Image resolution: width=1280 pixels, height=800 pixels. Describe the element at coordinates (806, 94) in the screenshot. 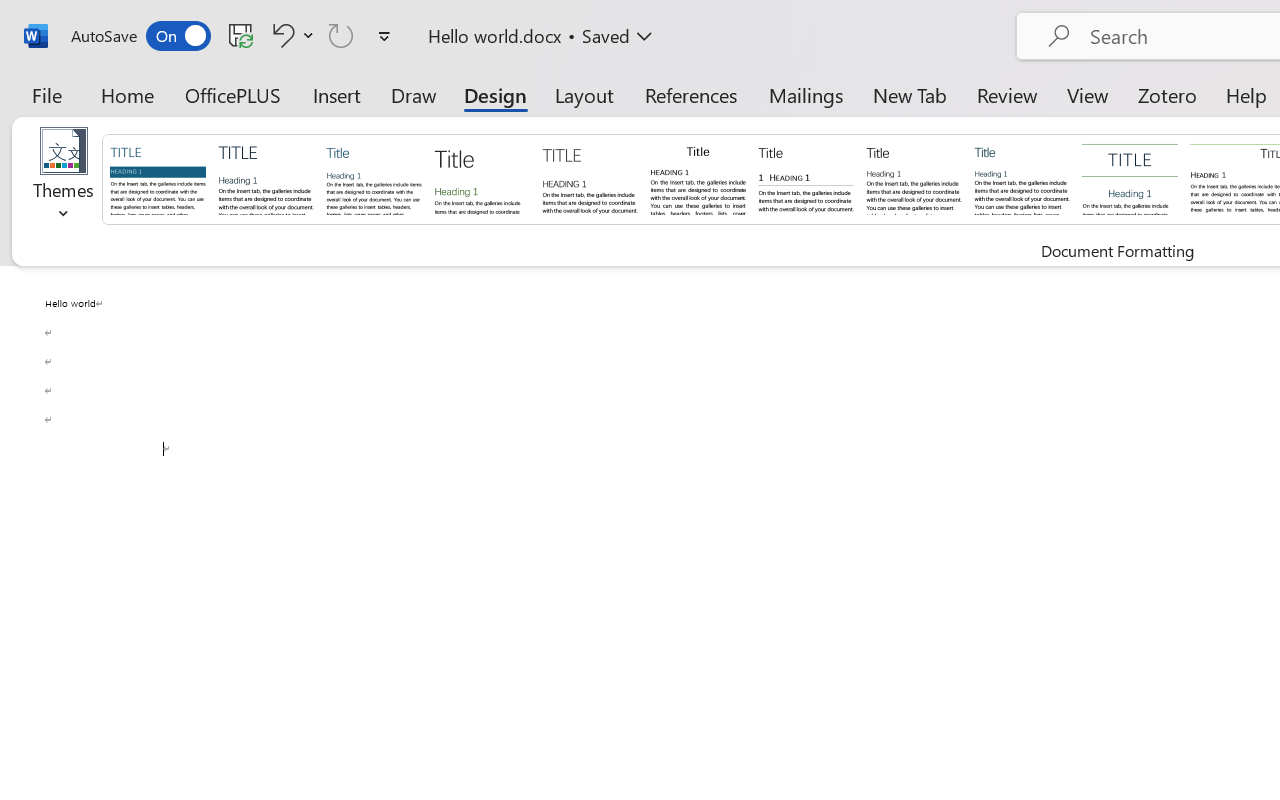

I see `'Mailings'` at that location.